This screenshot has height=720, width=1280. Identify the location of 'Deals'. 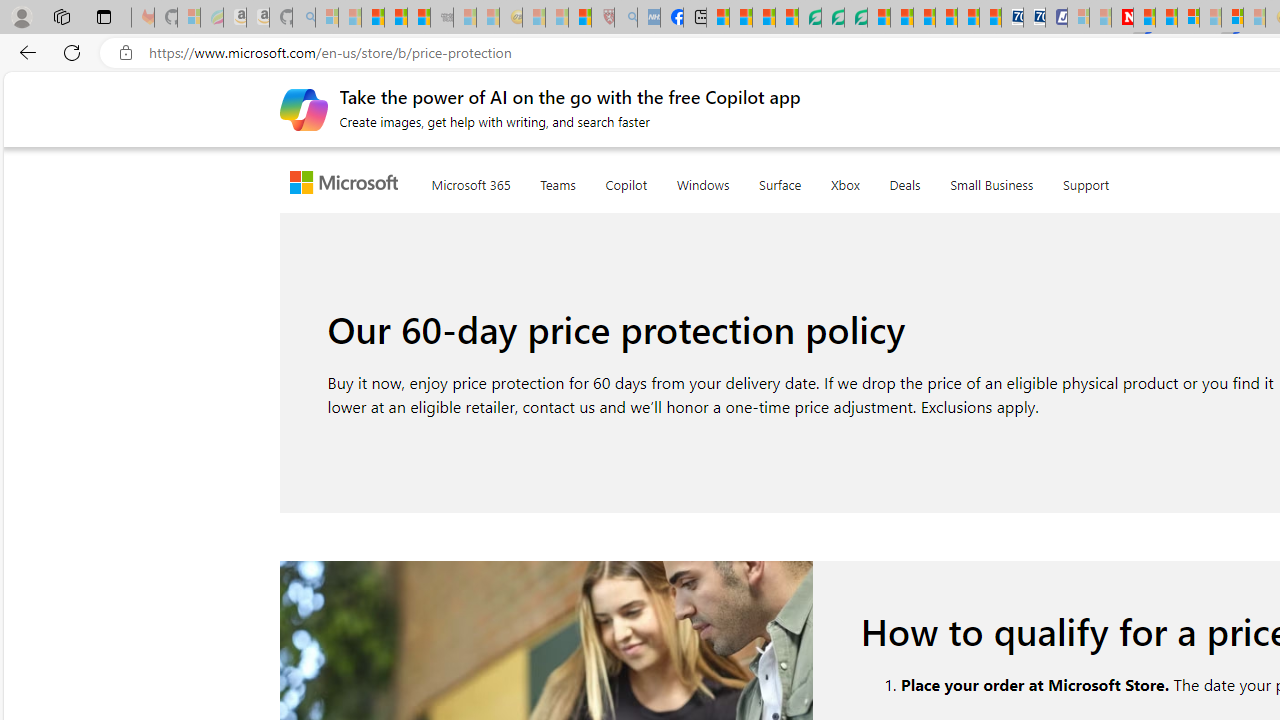
(903, 181).